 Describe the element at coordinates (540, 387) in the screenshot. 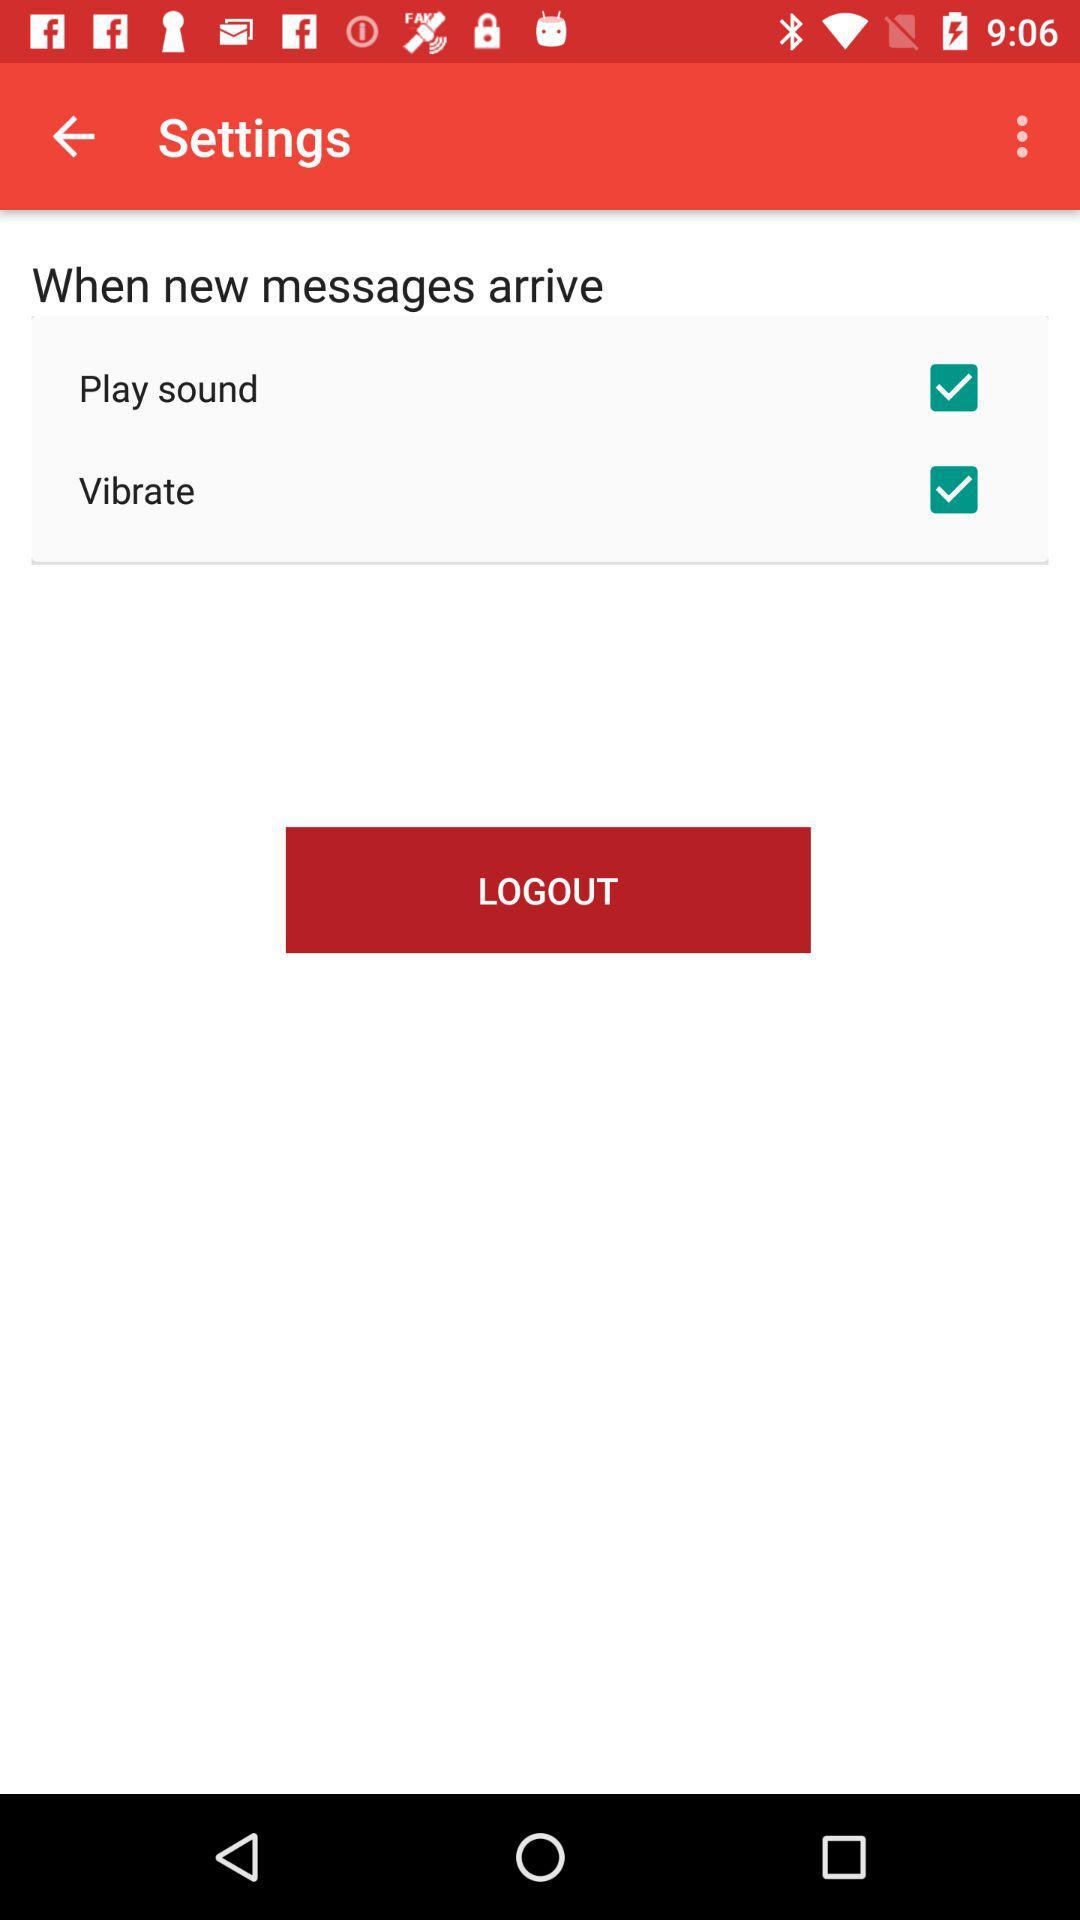

I see `play sound` at that location.